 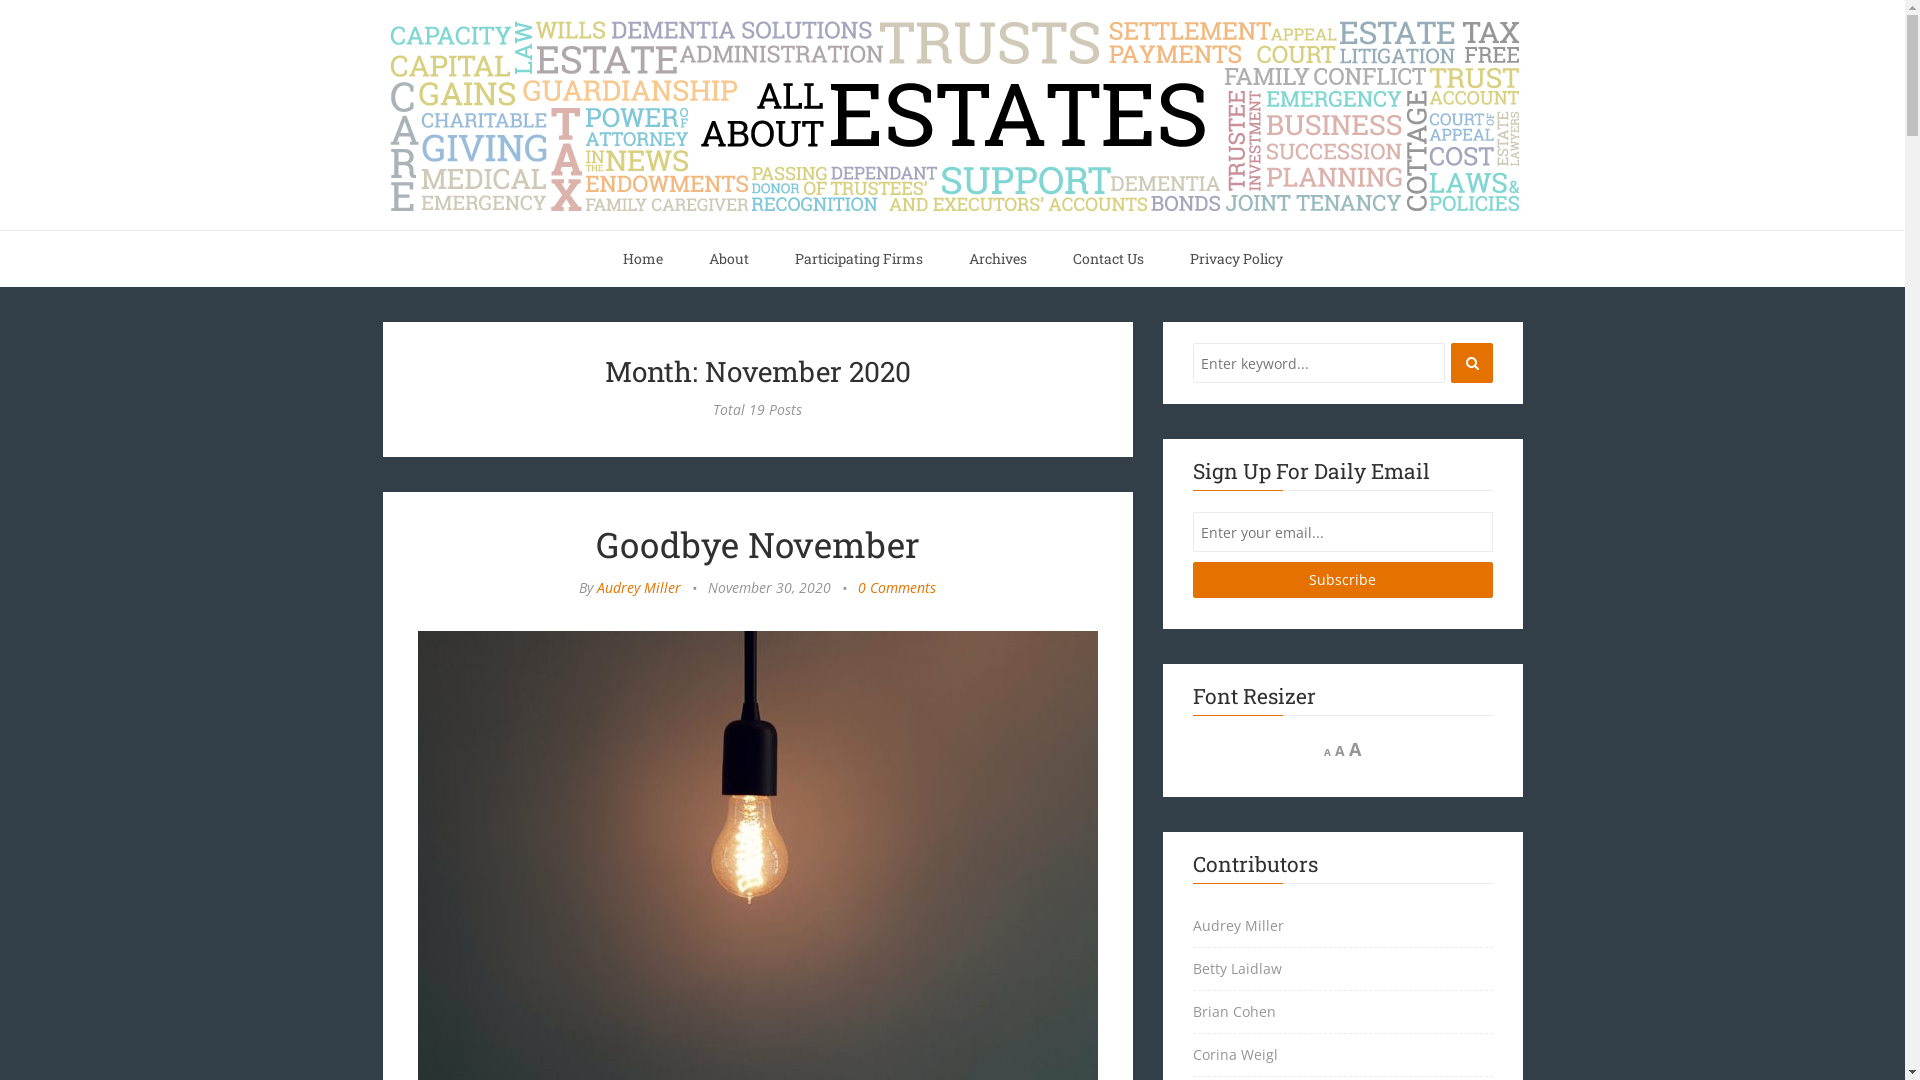 I want to click on 'Betty Laidlaw', so click(x=1342, y=968).